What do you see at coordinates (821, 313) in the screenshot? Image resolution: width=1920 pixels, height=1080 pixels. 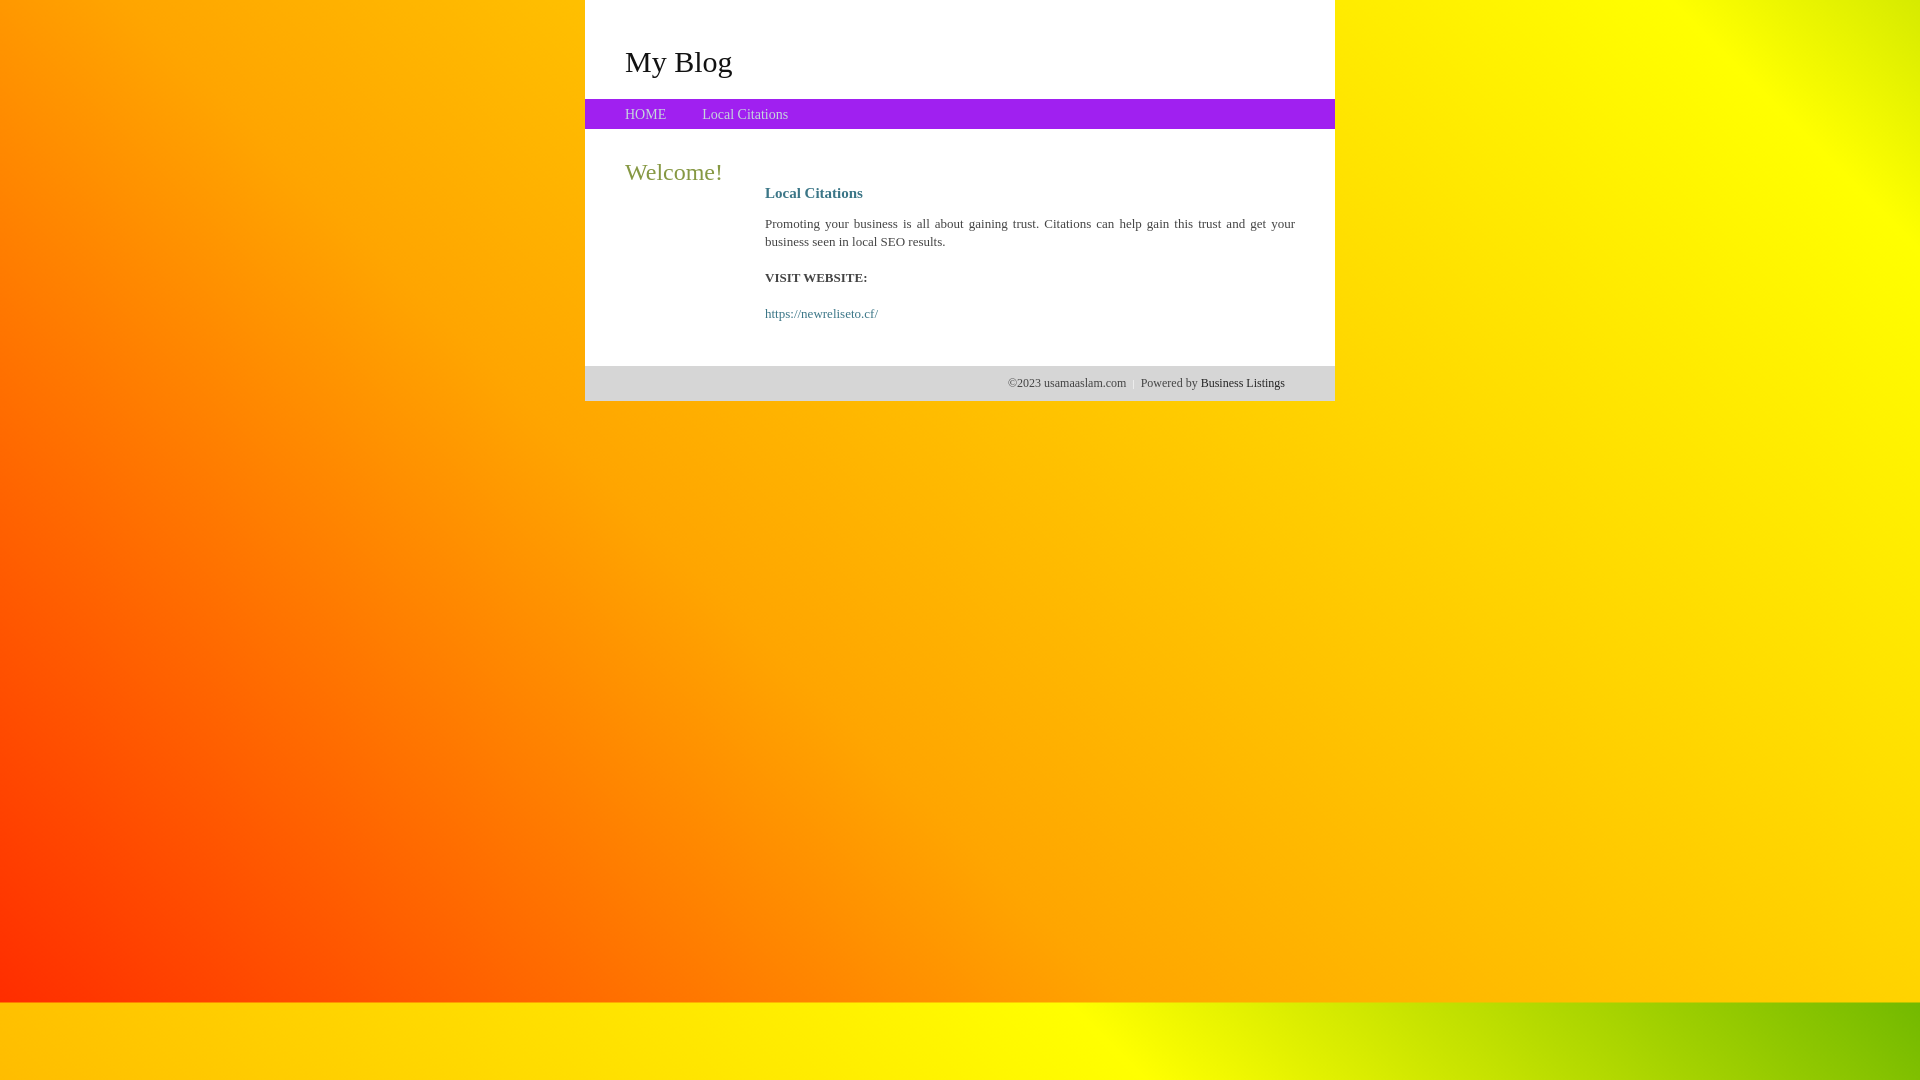 I see `'https://newreliseto.cf/'` at bounding box center [821, 313].